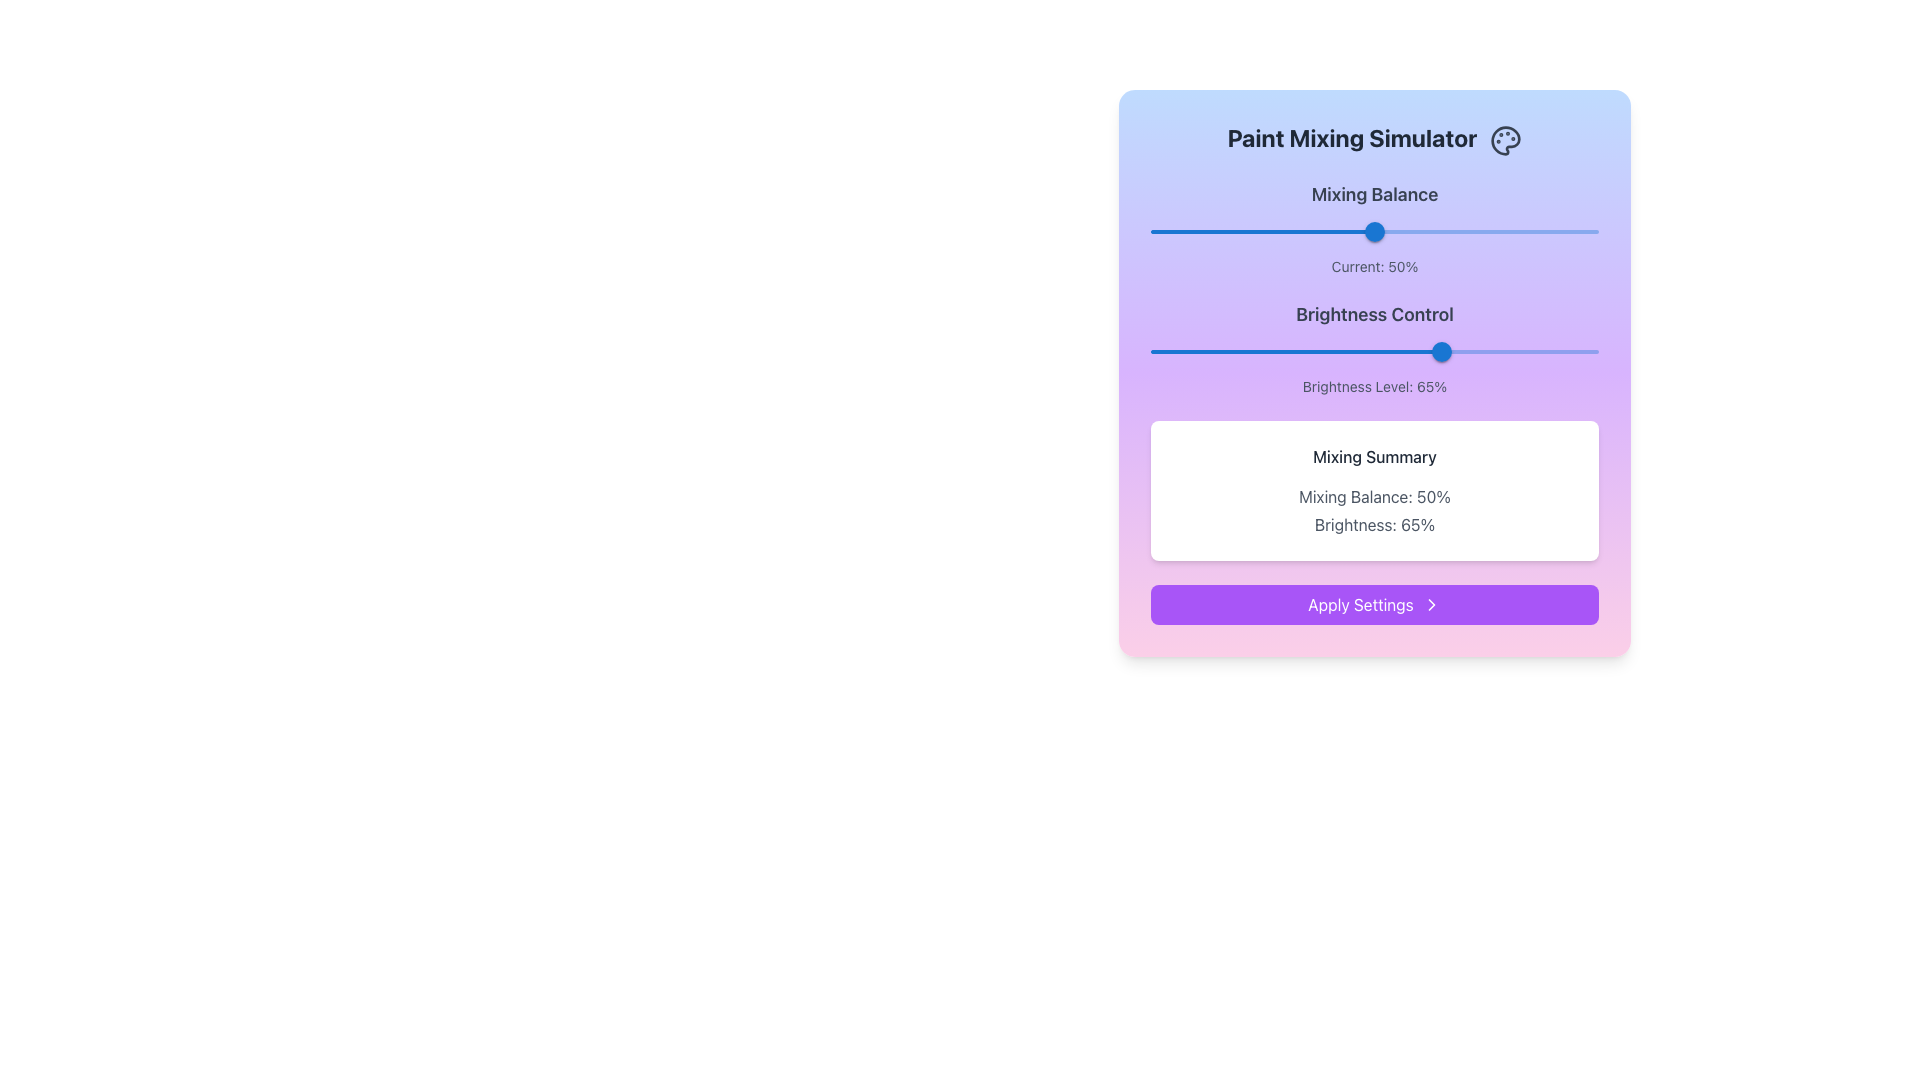 The width and height of the screenshot is (1920, 1080). I want to click on the mixing balance, so click(1535, 230).